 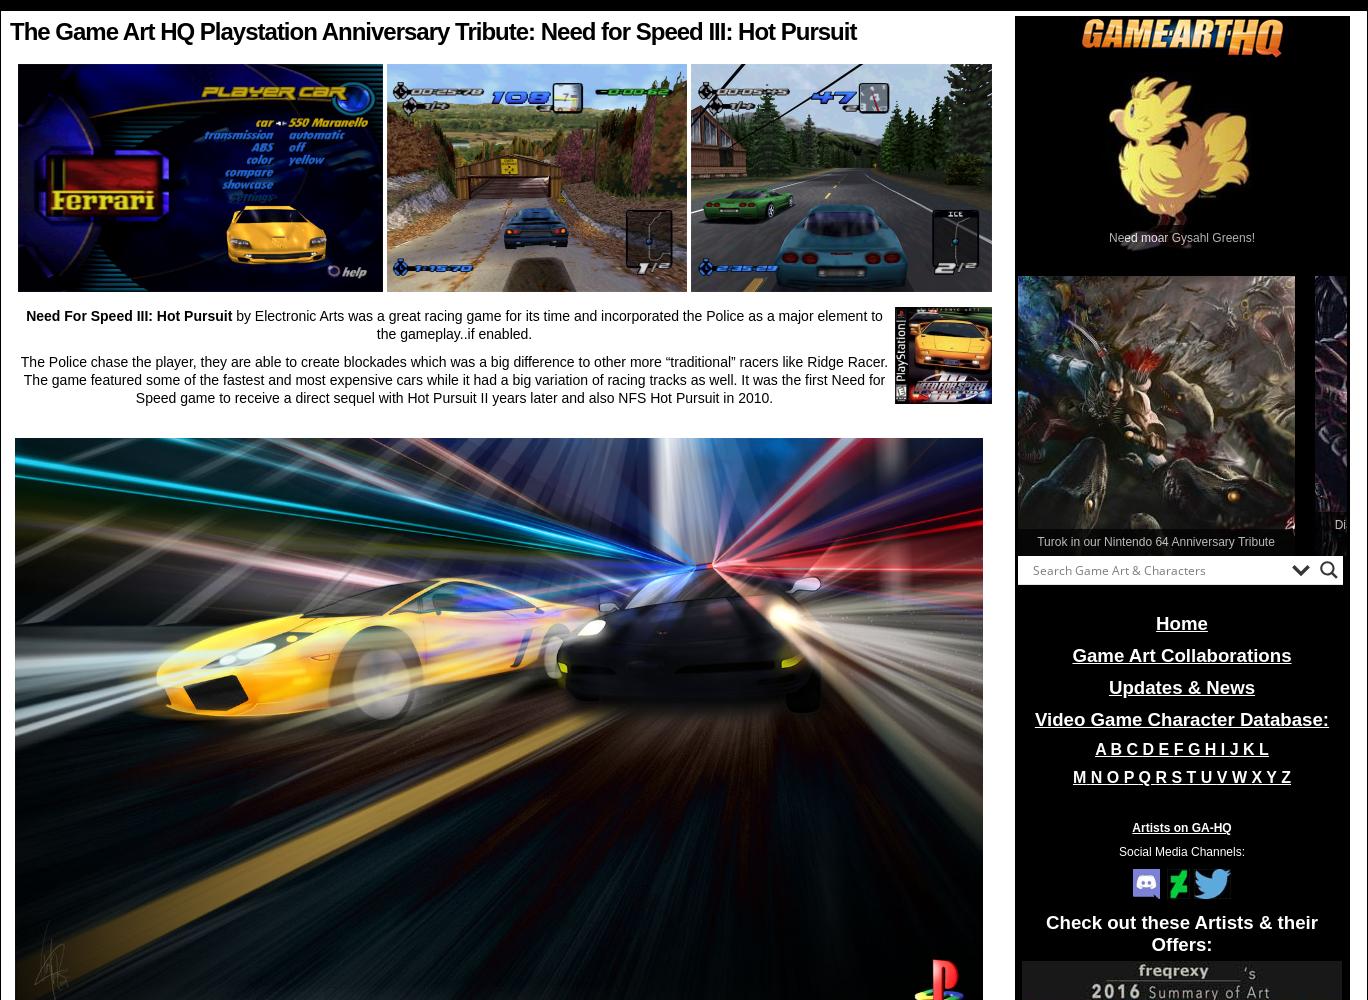 I want to click on 'F', so click(x=1180, y=748).